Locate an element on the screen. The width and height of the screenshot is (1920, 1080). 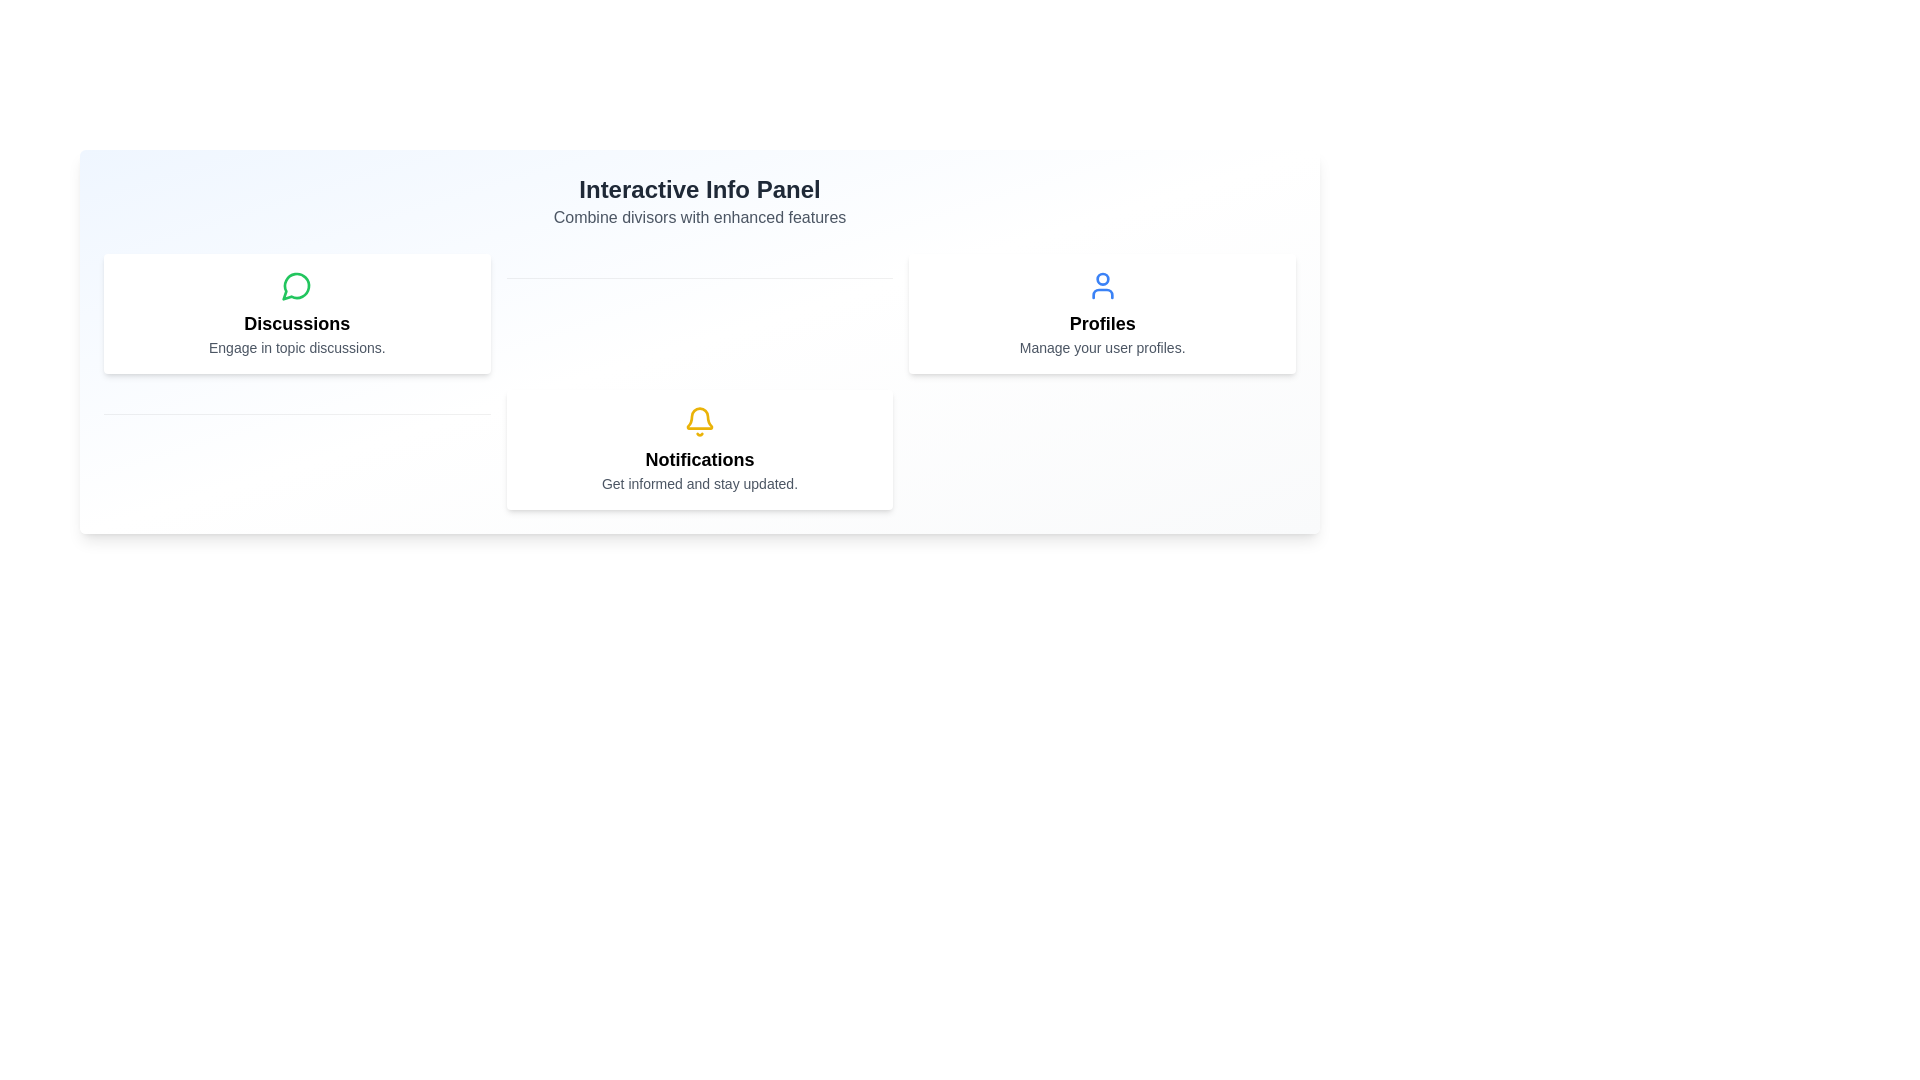
the static text element that displays 'Get informed and stay updated.' which is styled in gray color and is part of the notifications card is located at coordinates (700, 483).